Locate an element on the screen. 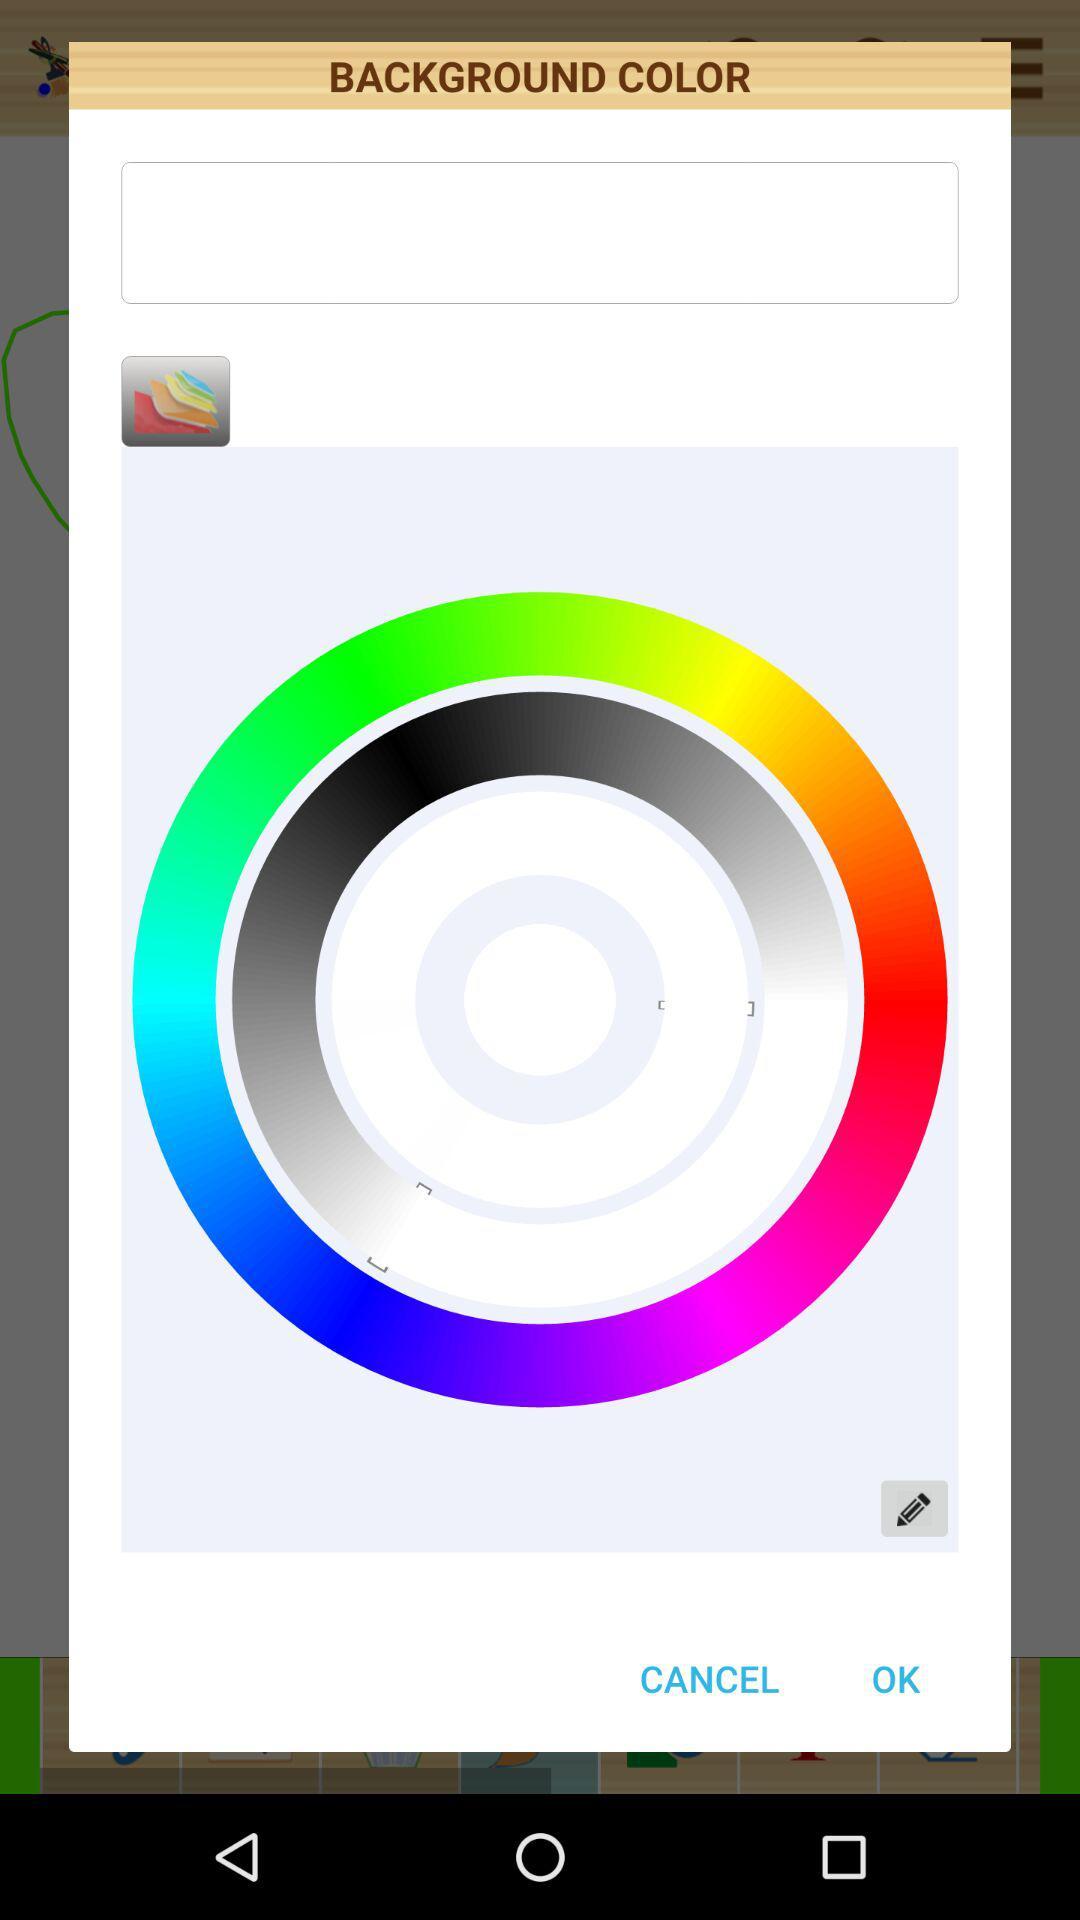  item to the left of the ok icon is located at coordinates (708, 1678).